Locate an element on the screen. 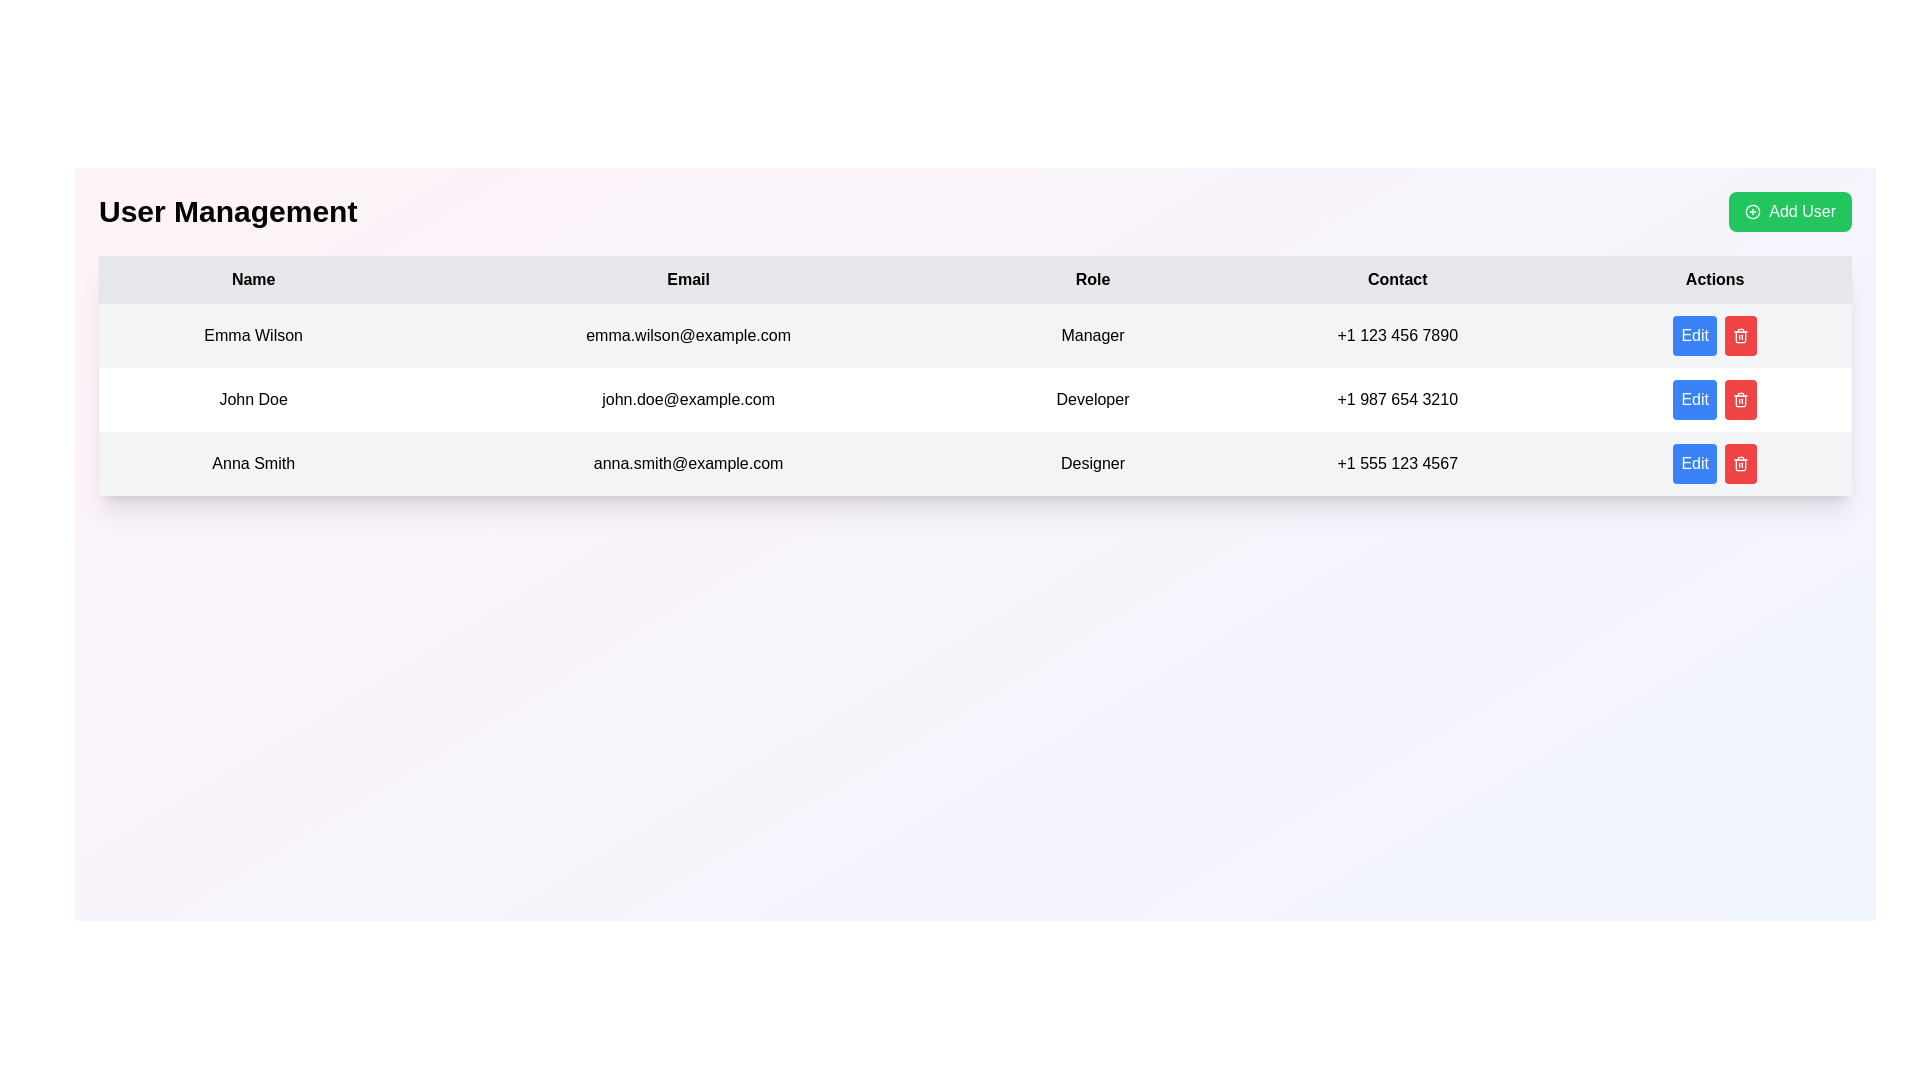 This screenshot has height=1080, width=1920. the 'Contact' Label in the user management table for 'Anna Smith', which displays phone contact information is located at coordinates (1396, 463).